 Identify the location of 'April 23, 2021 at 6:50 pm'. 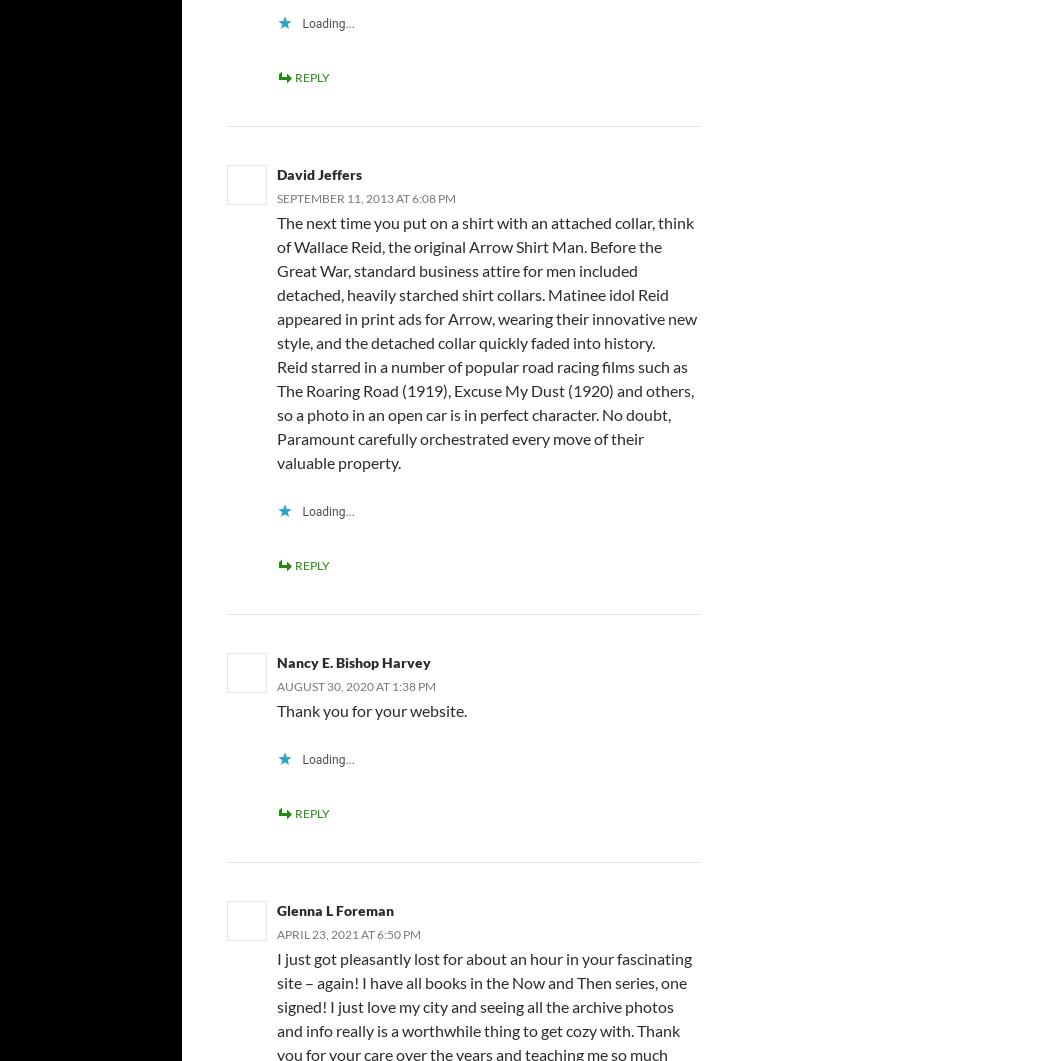
(346, 933).